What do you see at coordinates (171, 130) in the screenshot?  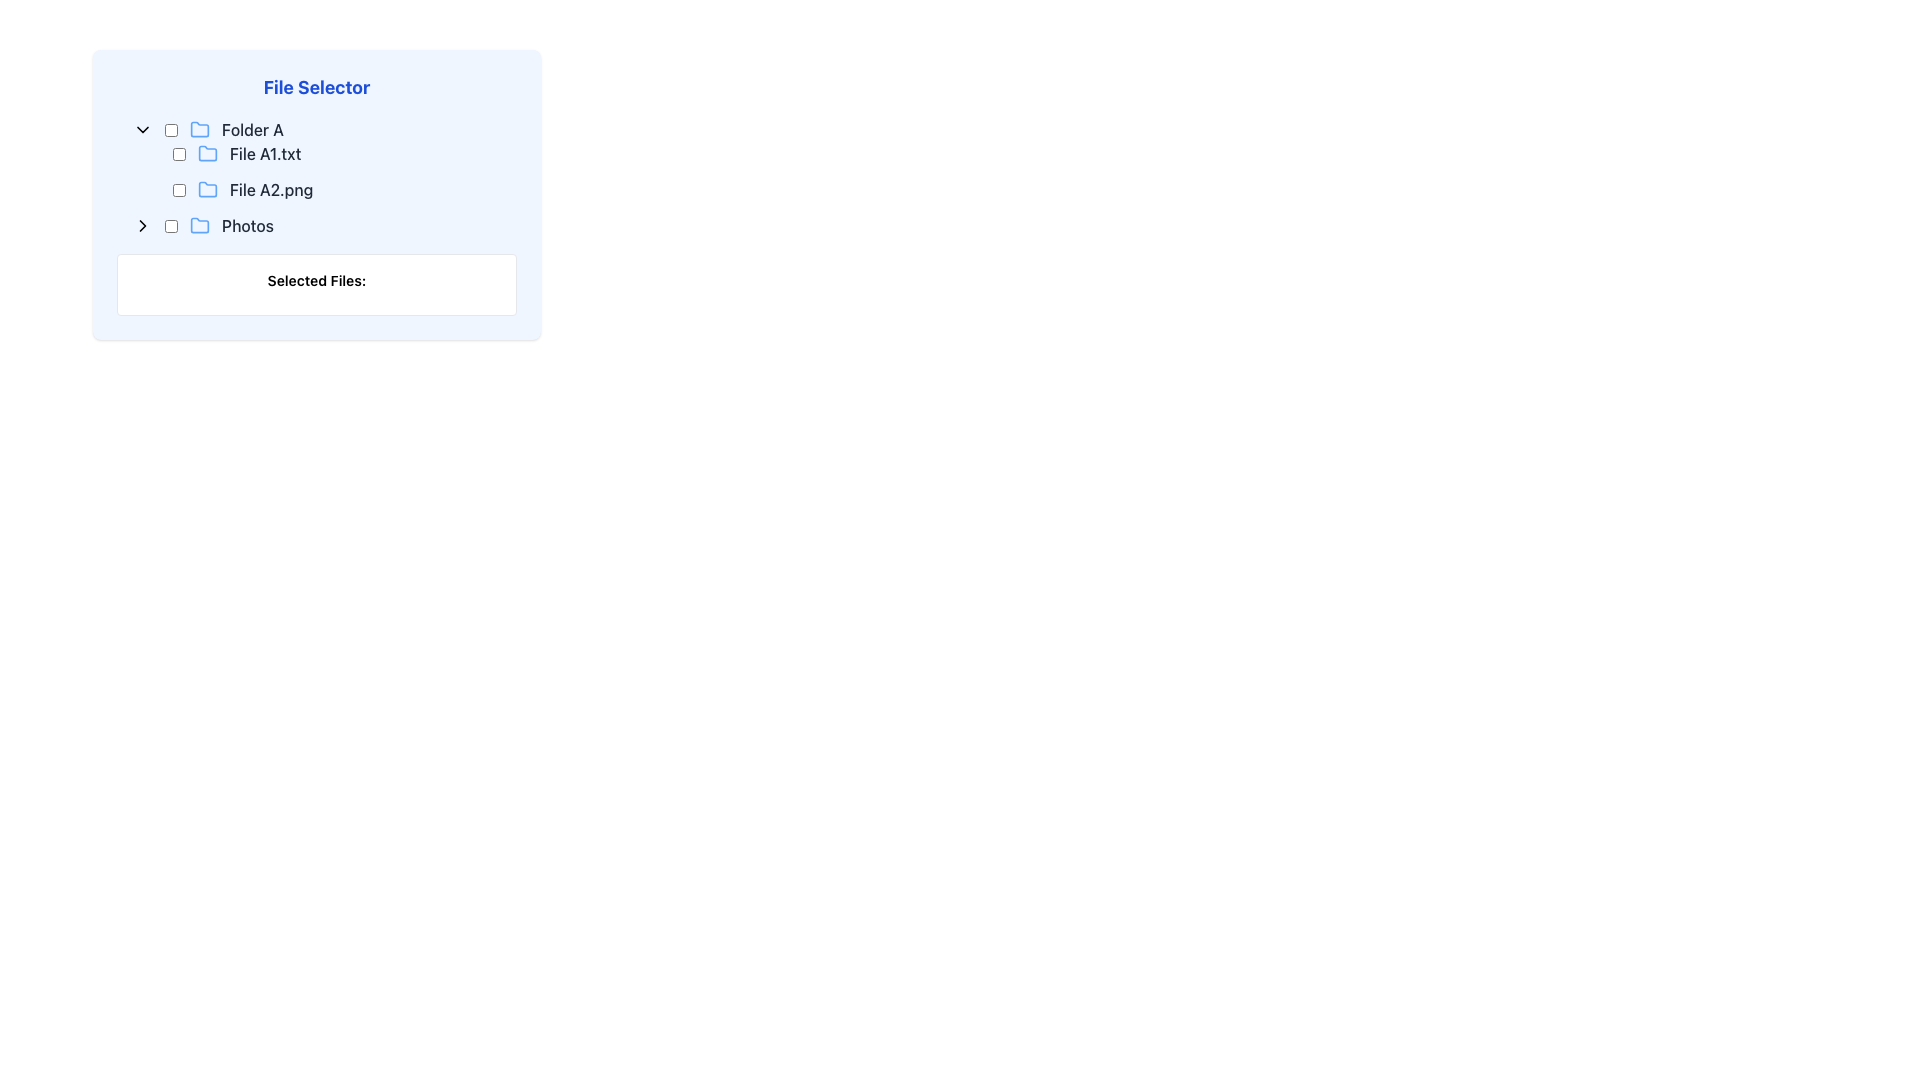 I see `the checkbox located to the left of the text 'Folder A' in the 'File Selector' section to potentially display a tooltip or highlight` at bounding box center [171, 130].